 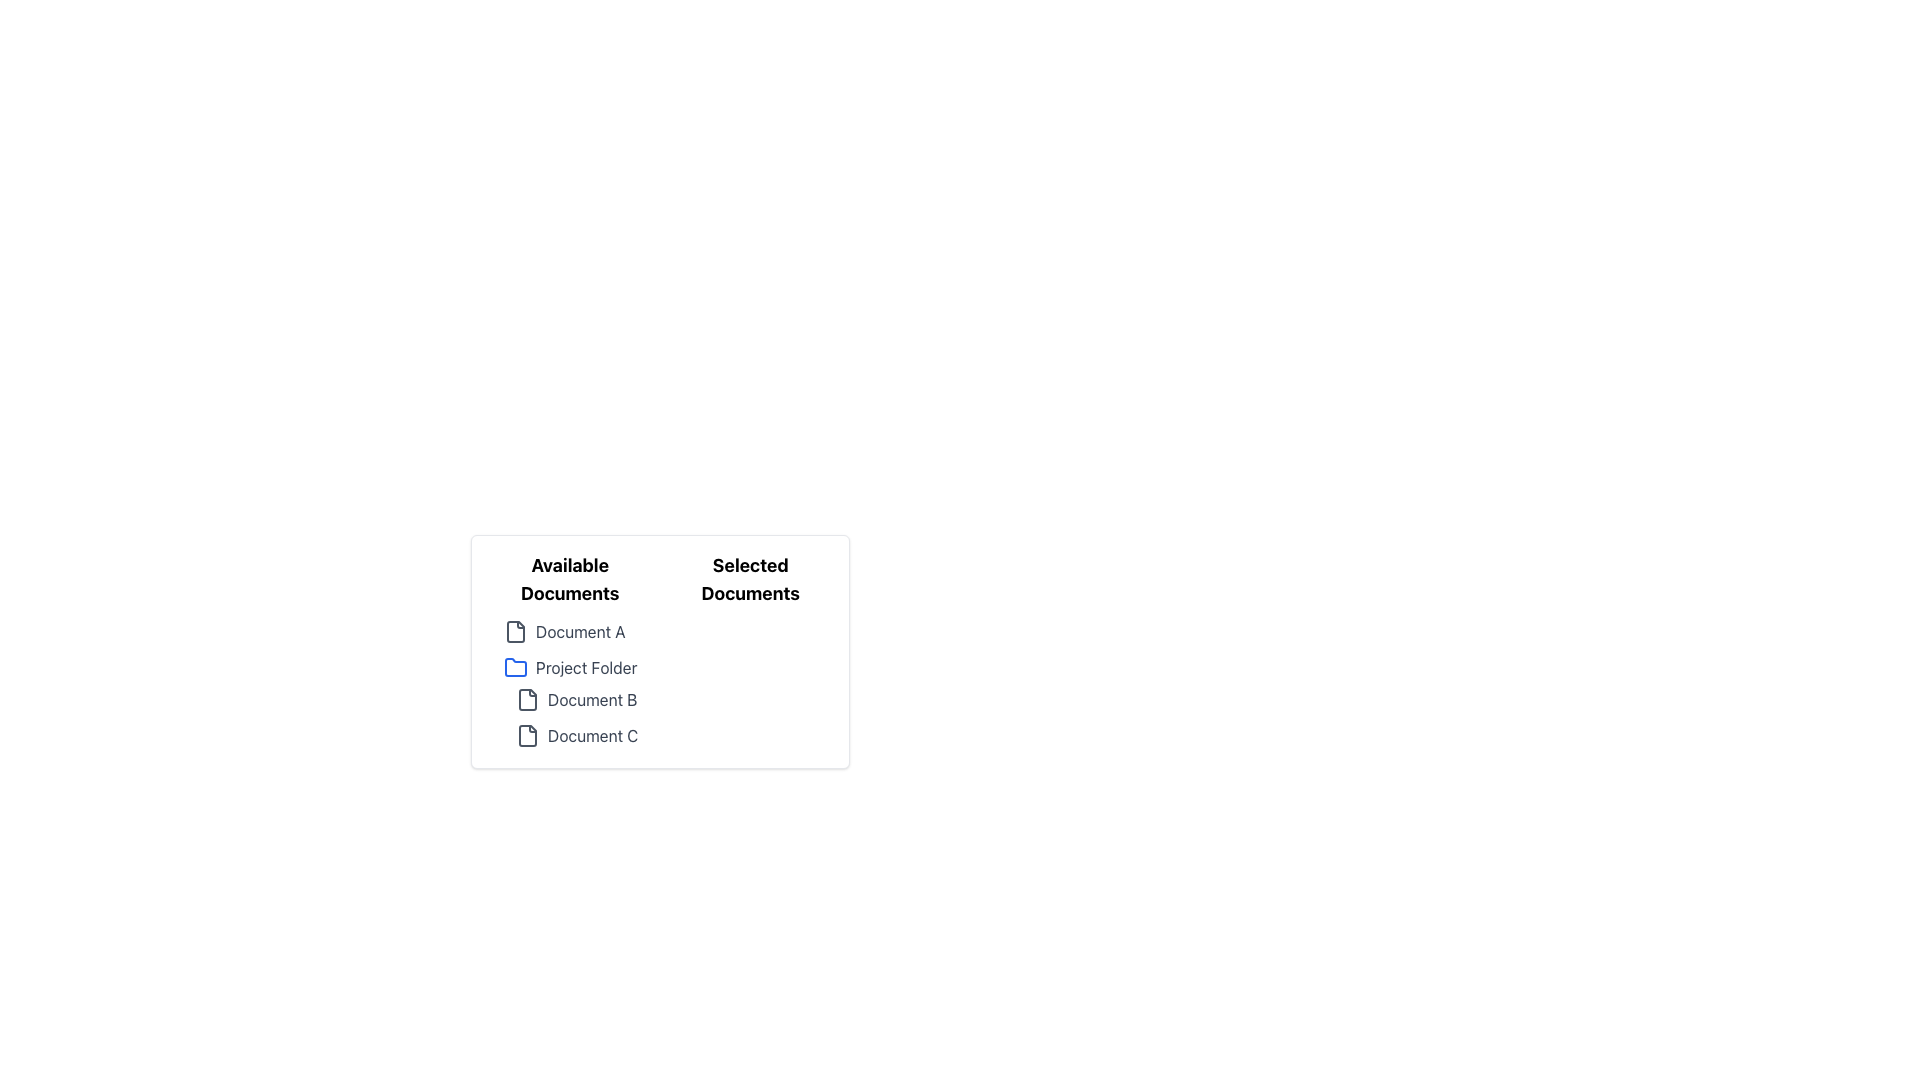 I want to click on the text element labeled 'Document B', which is the first item under 'Project Folder' and above 'Document C', so click(x=569, y=701).